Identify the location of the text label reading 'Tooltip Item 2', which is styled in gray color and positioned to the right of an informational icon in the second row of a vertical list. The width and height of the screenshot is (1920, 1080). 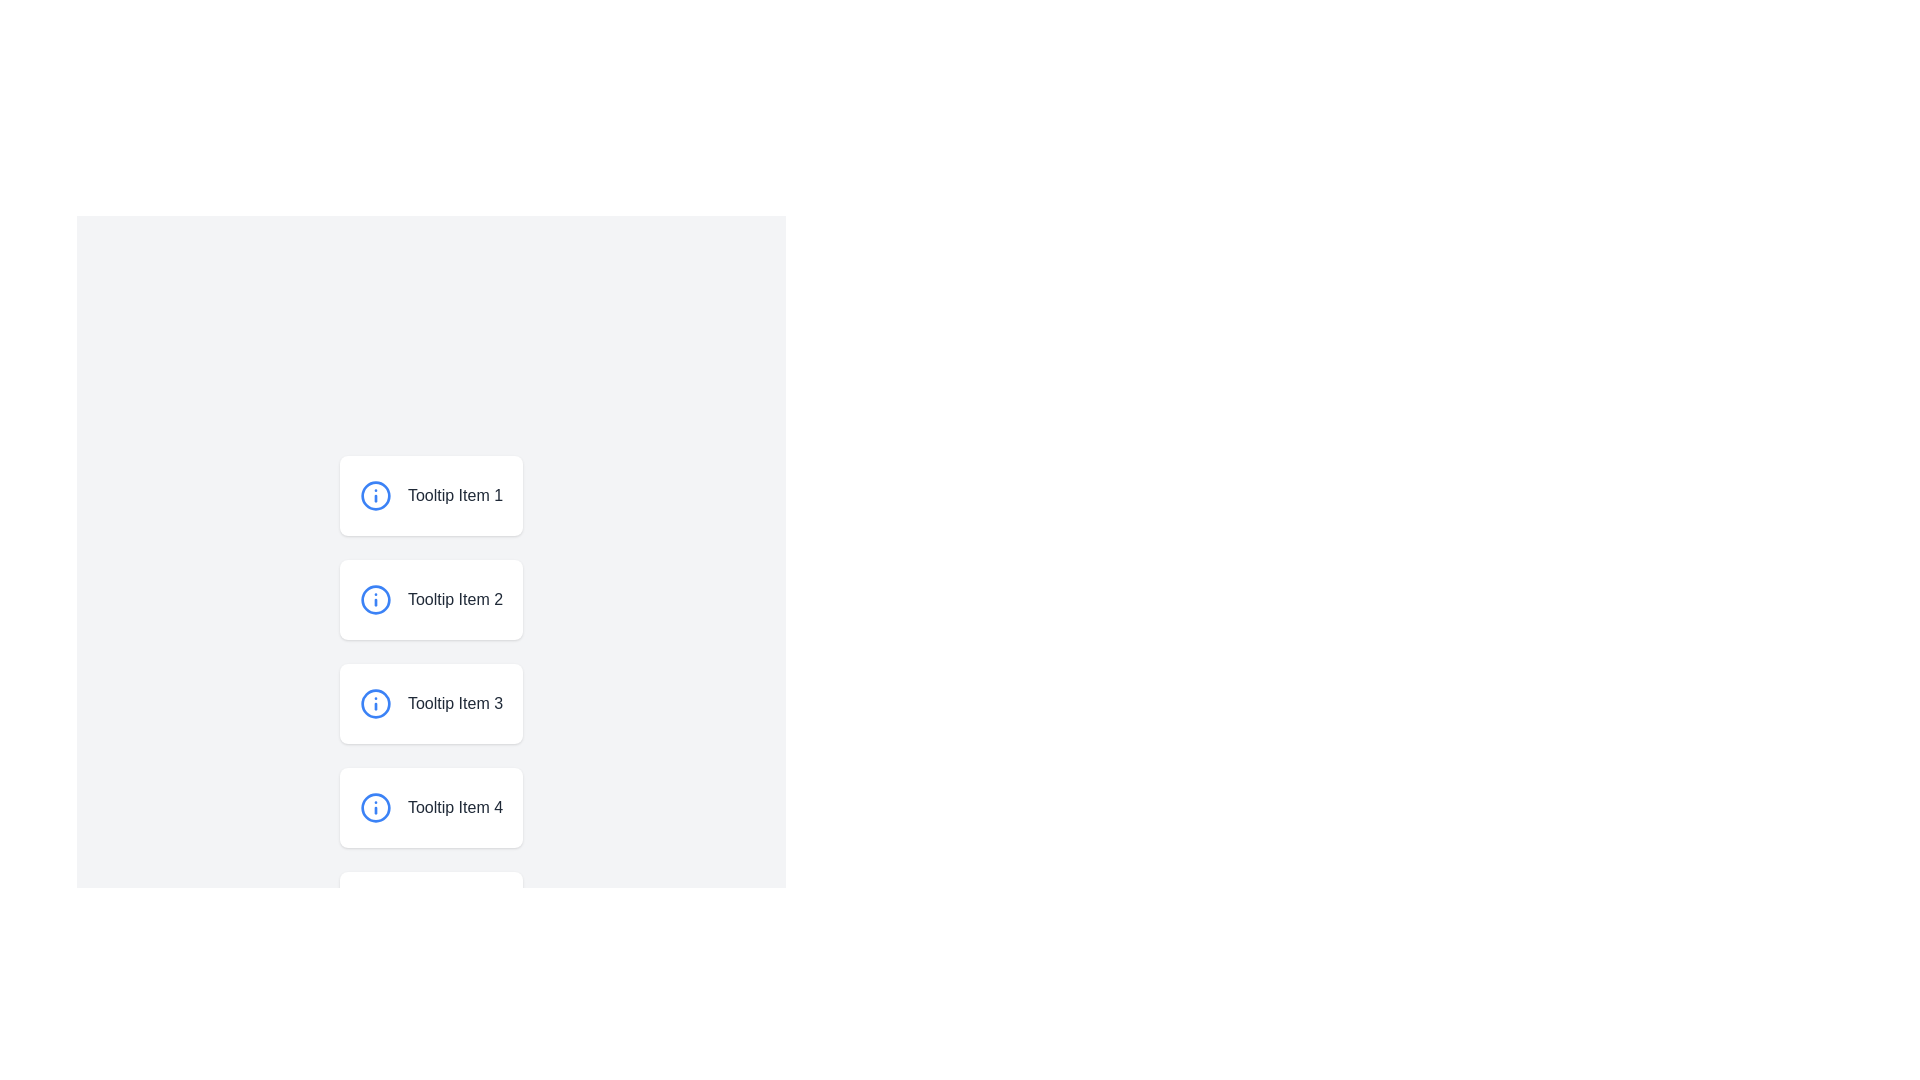
(446, 599).